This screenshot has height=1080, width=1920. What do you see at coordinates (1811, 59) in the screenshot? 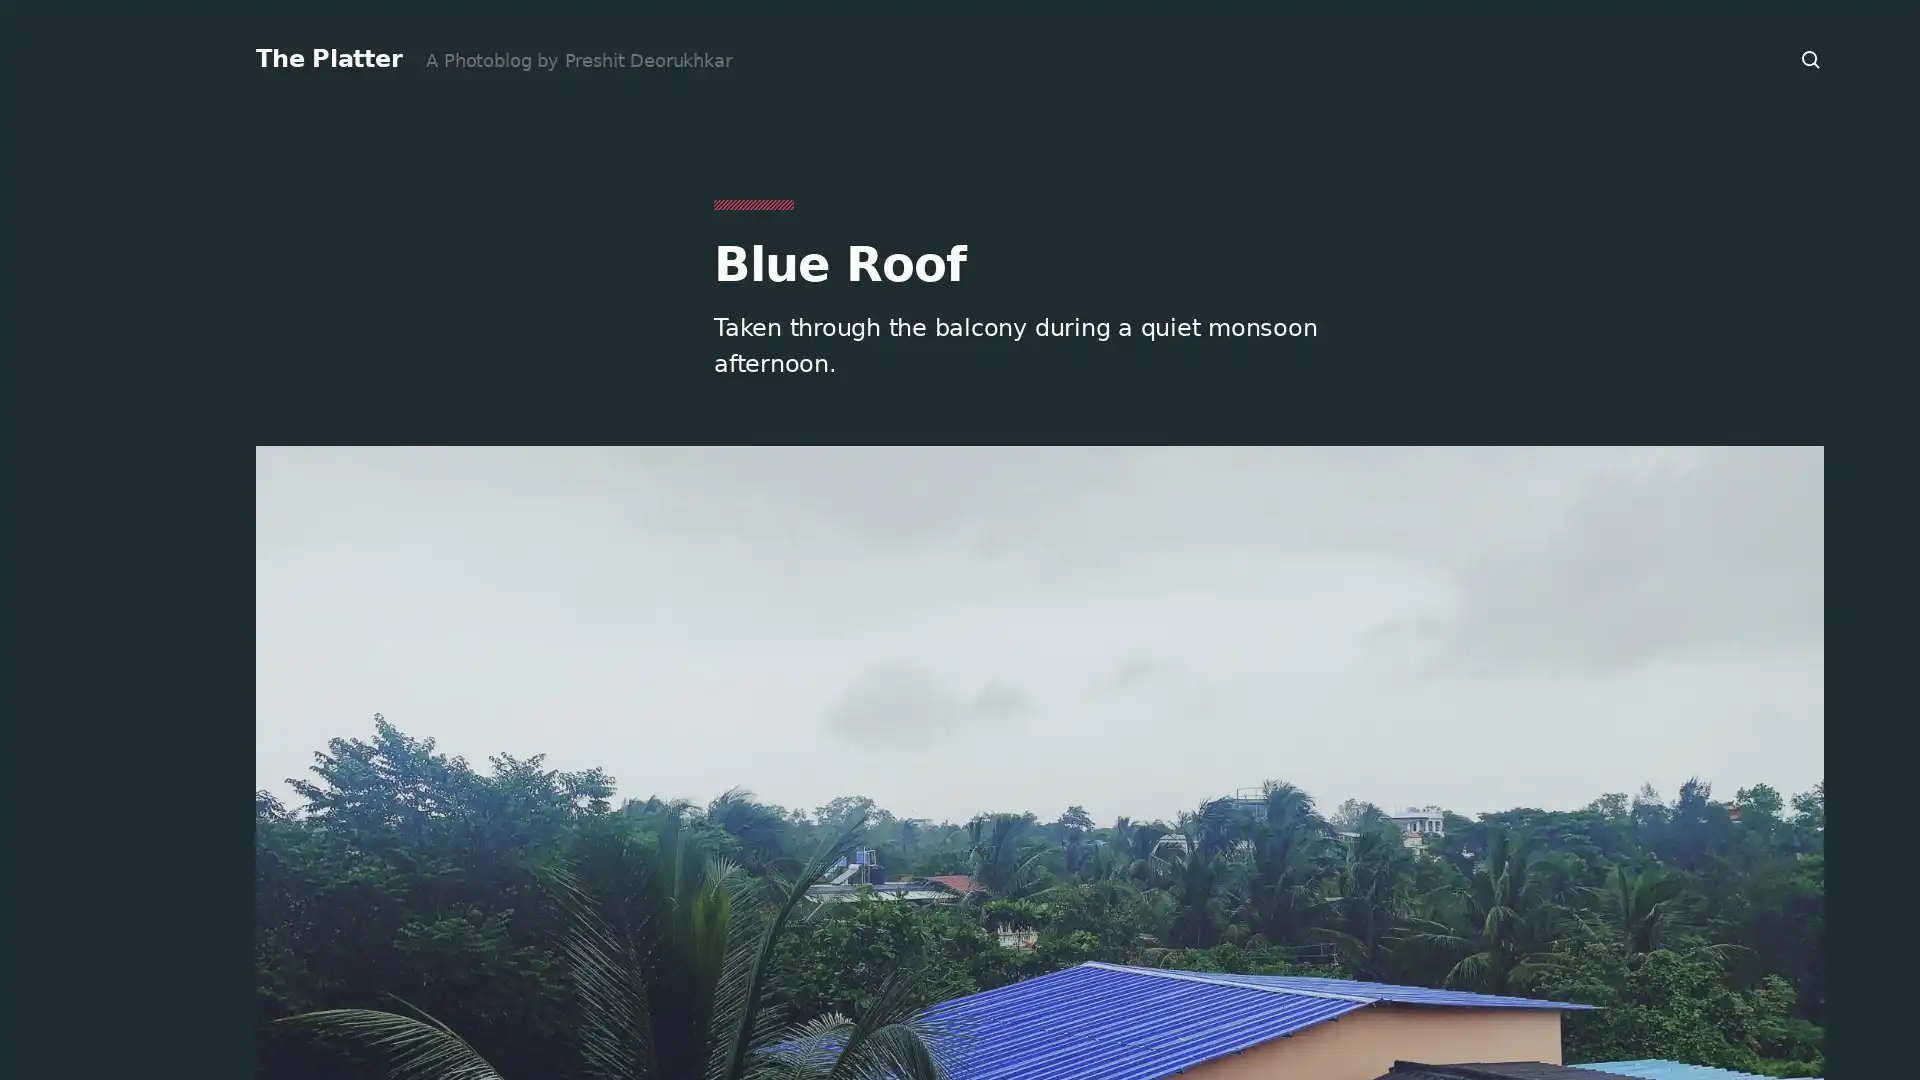
I see `Search` at bounding box center [1811, 59].